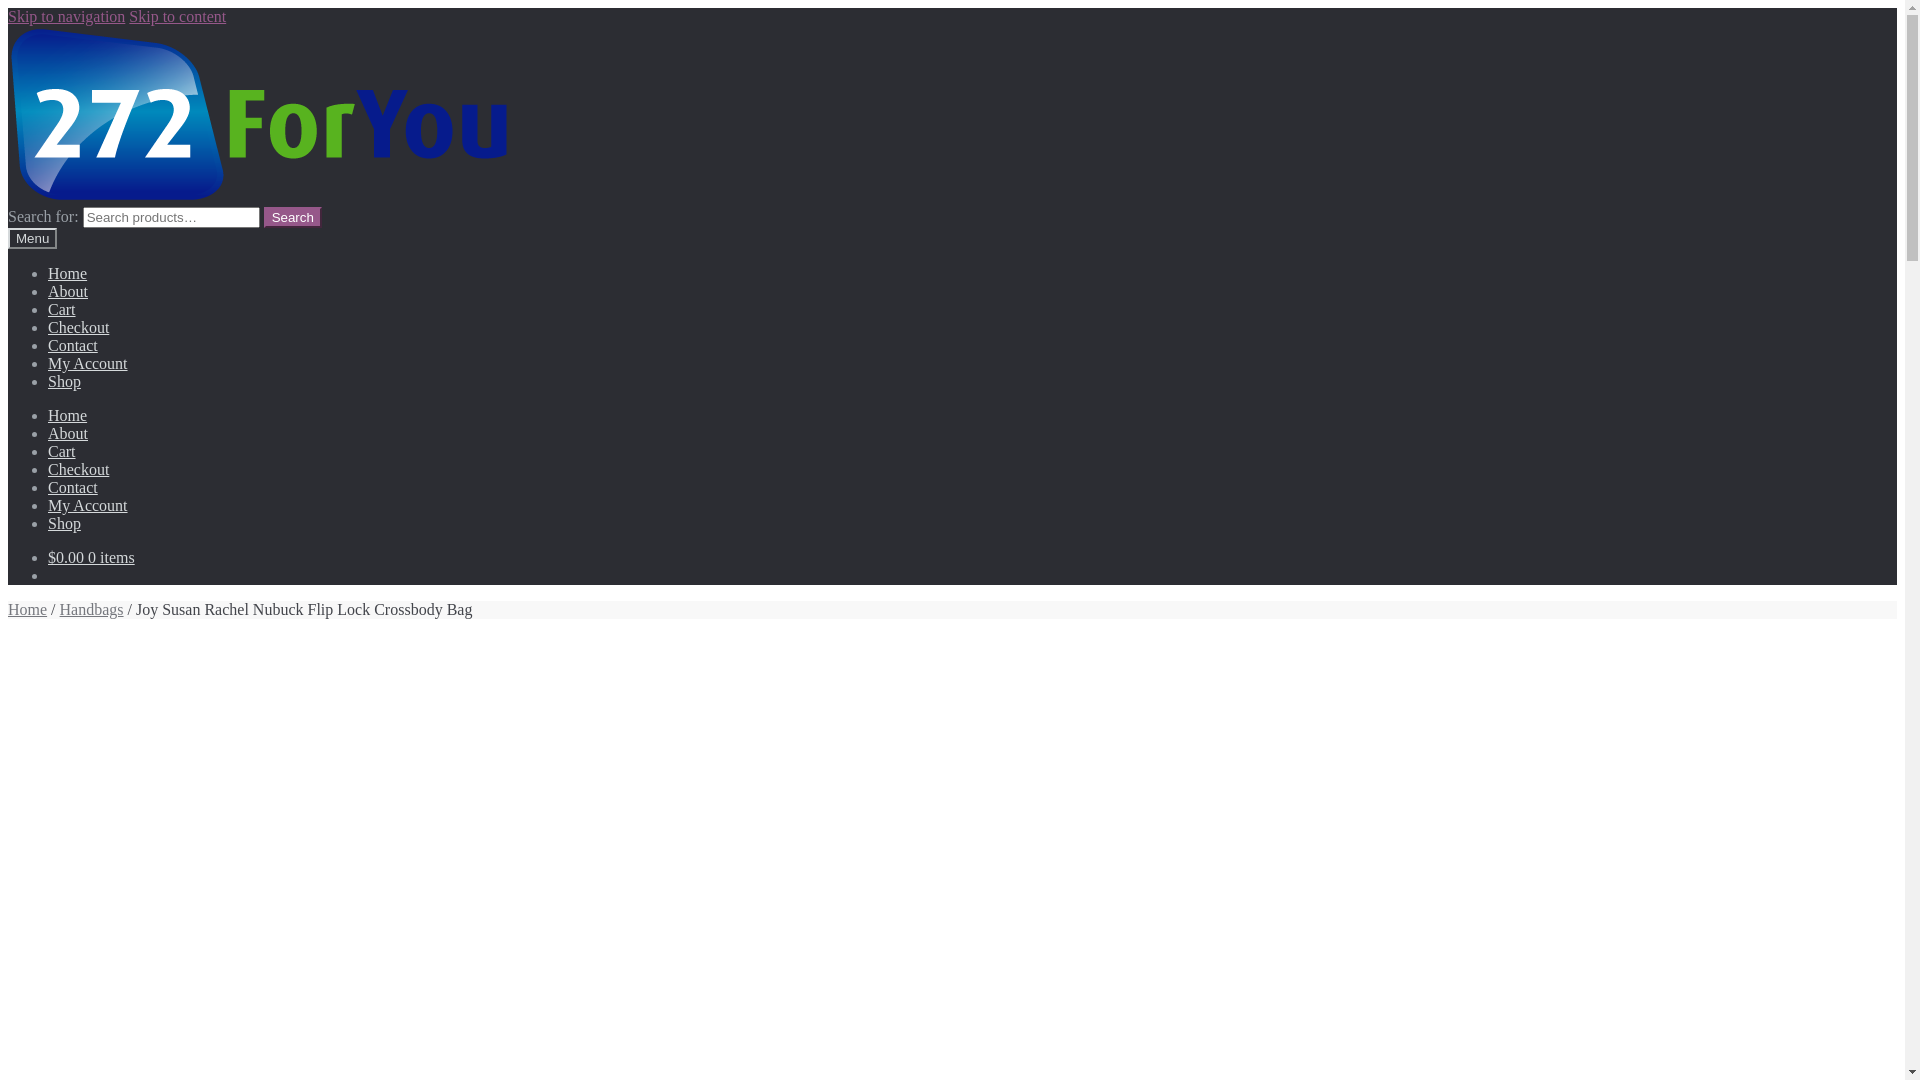 The height and width of the screenshot is (1080, 1920). I want to click on 'Handbags', so click(90, 608).